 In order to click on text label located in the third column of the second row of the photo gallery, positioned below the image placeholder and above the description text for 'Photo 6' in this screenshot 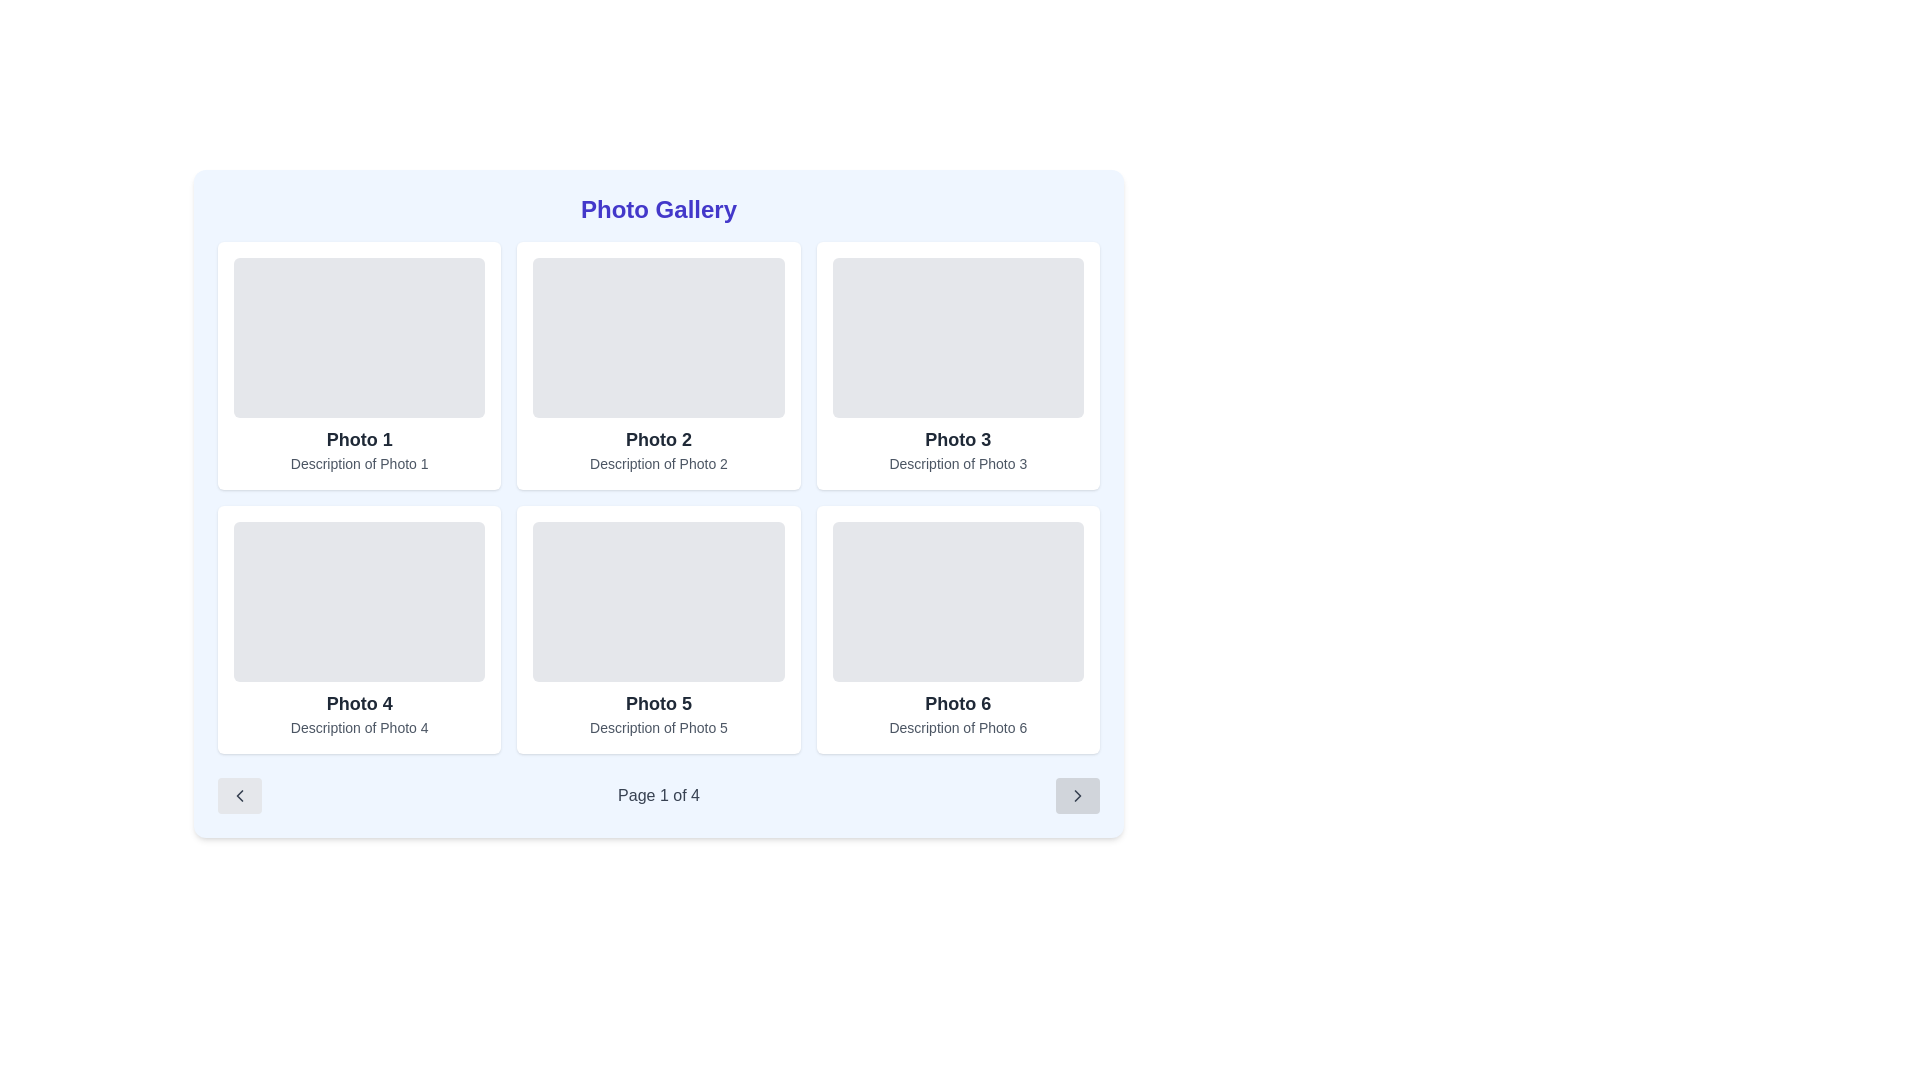, I will do `click(957, 703)`.